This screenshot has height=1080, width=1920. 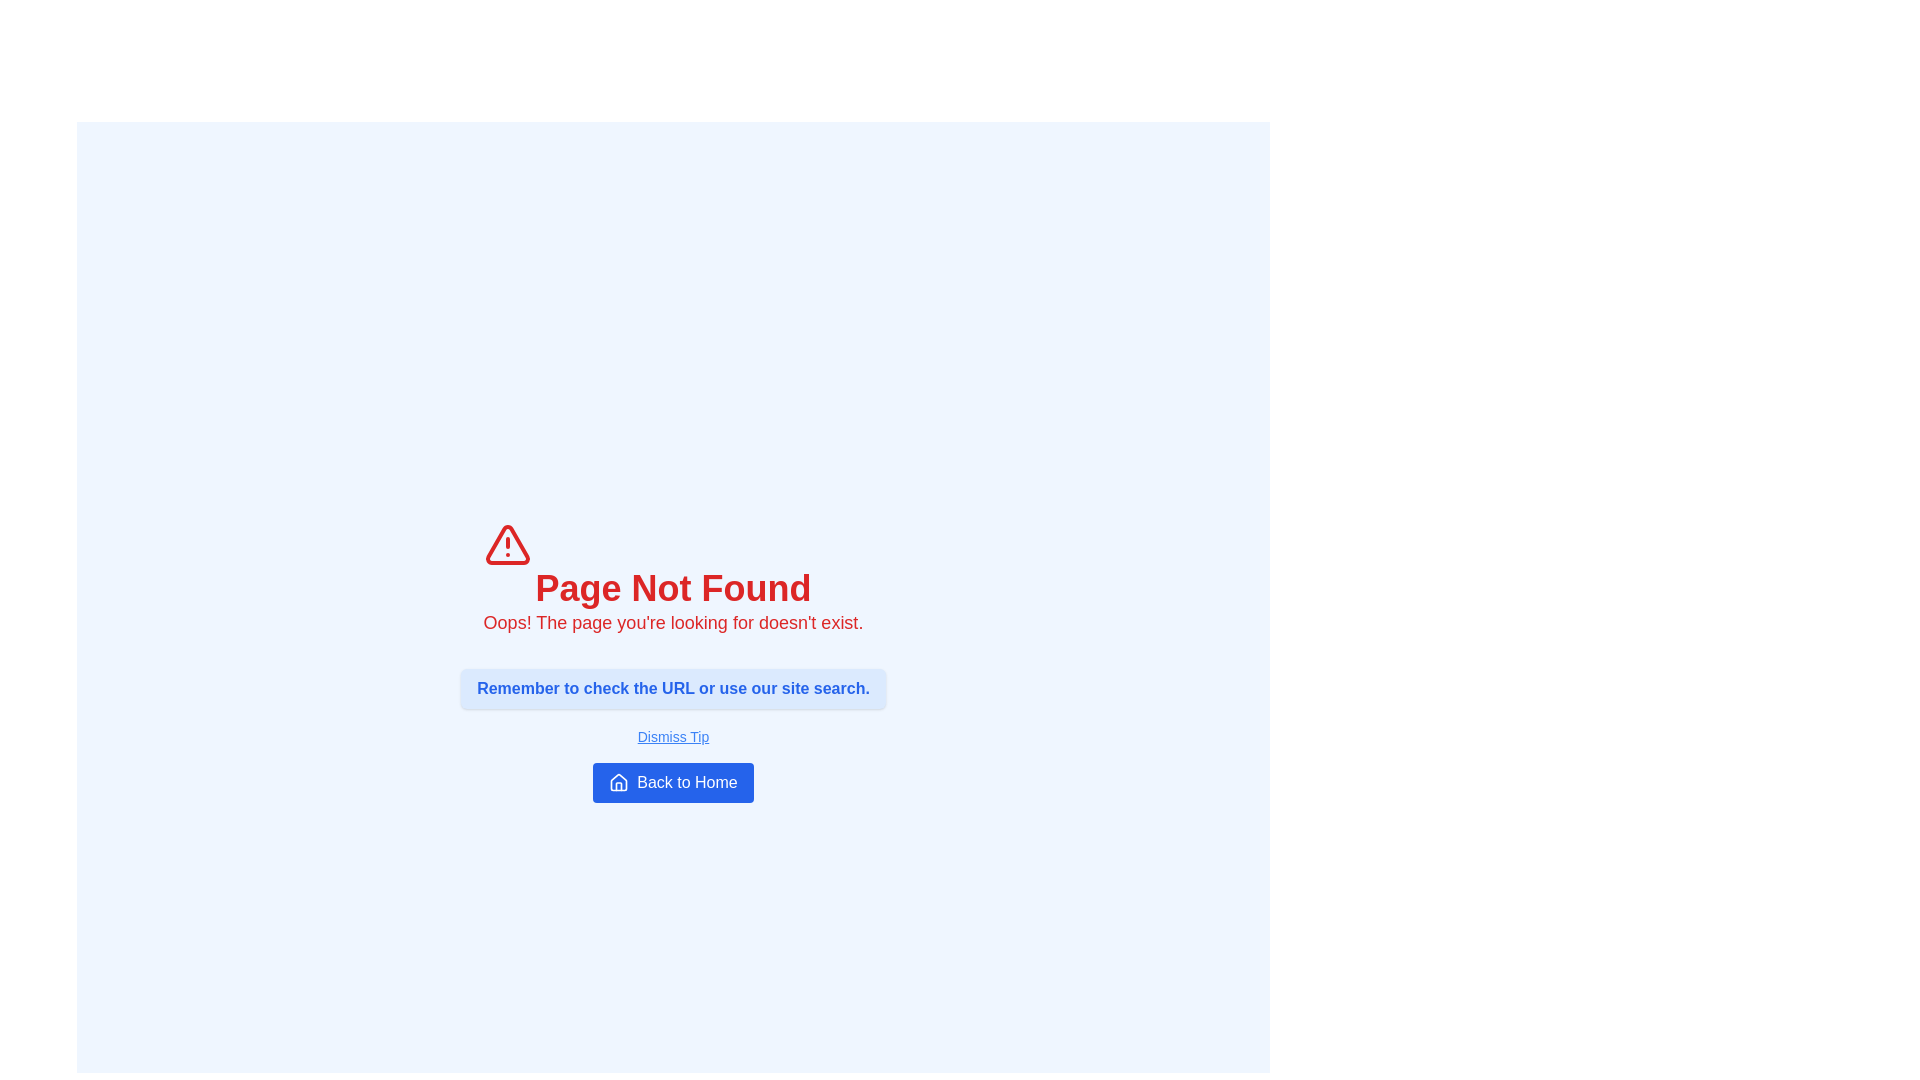 What do you see at coordinates (673, 622) in the screenshot?
I see `the text label that reads 'Oops! The page you're looking for doesn't exist.' which is styled in bright red and positioned below the headline 'Page Not Found'` at bounding box center [673, 622].